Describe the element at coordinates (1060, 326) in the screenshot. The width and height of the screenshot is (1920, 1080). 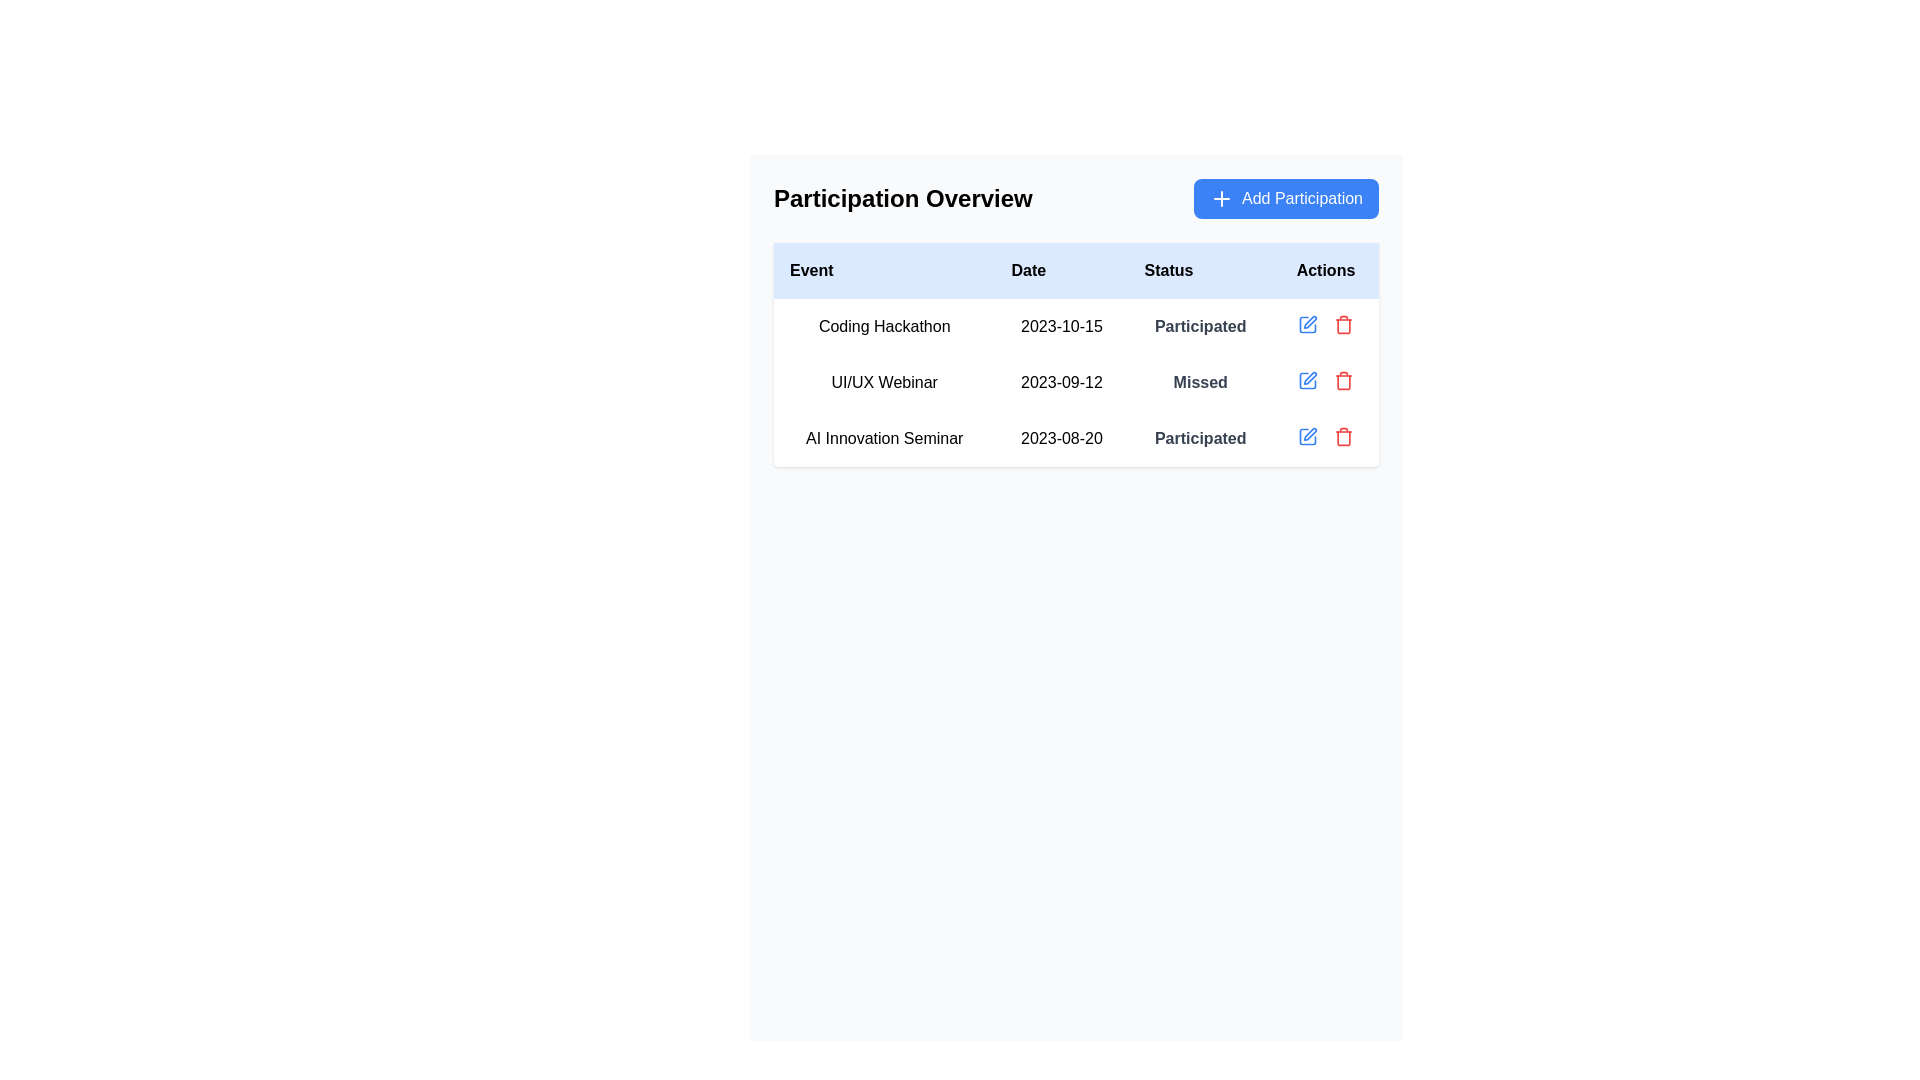
I see `the Text Label displaying the date '2023-10-15' in the second column of the table layout, which is aligned with the 'Coding Hackathon' event` at that location.